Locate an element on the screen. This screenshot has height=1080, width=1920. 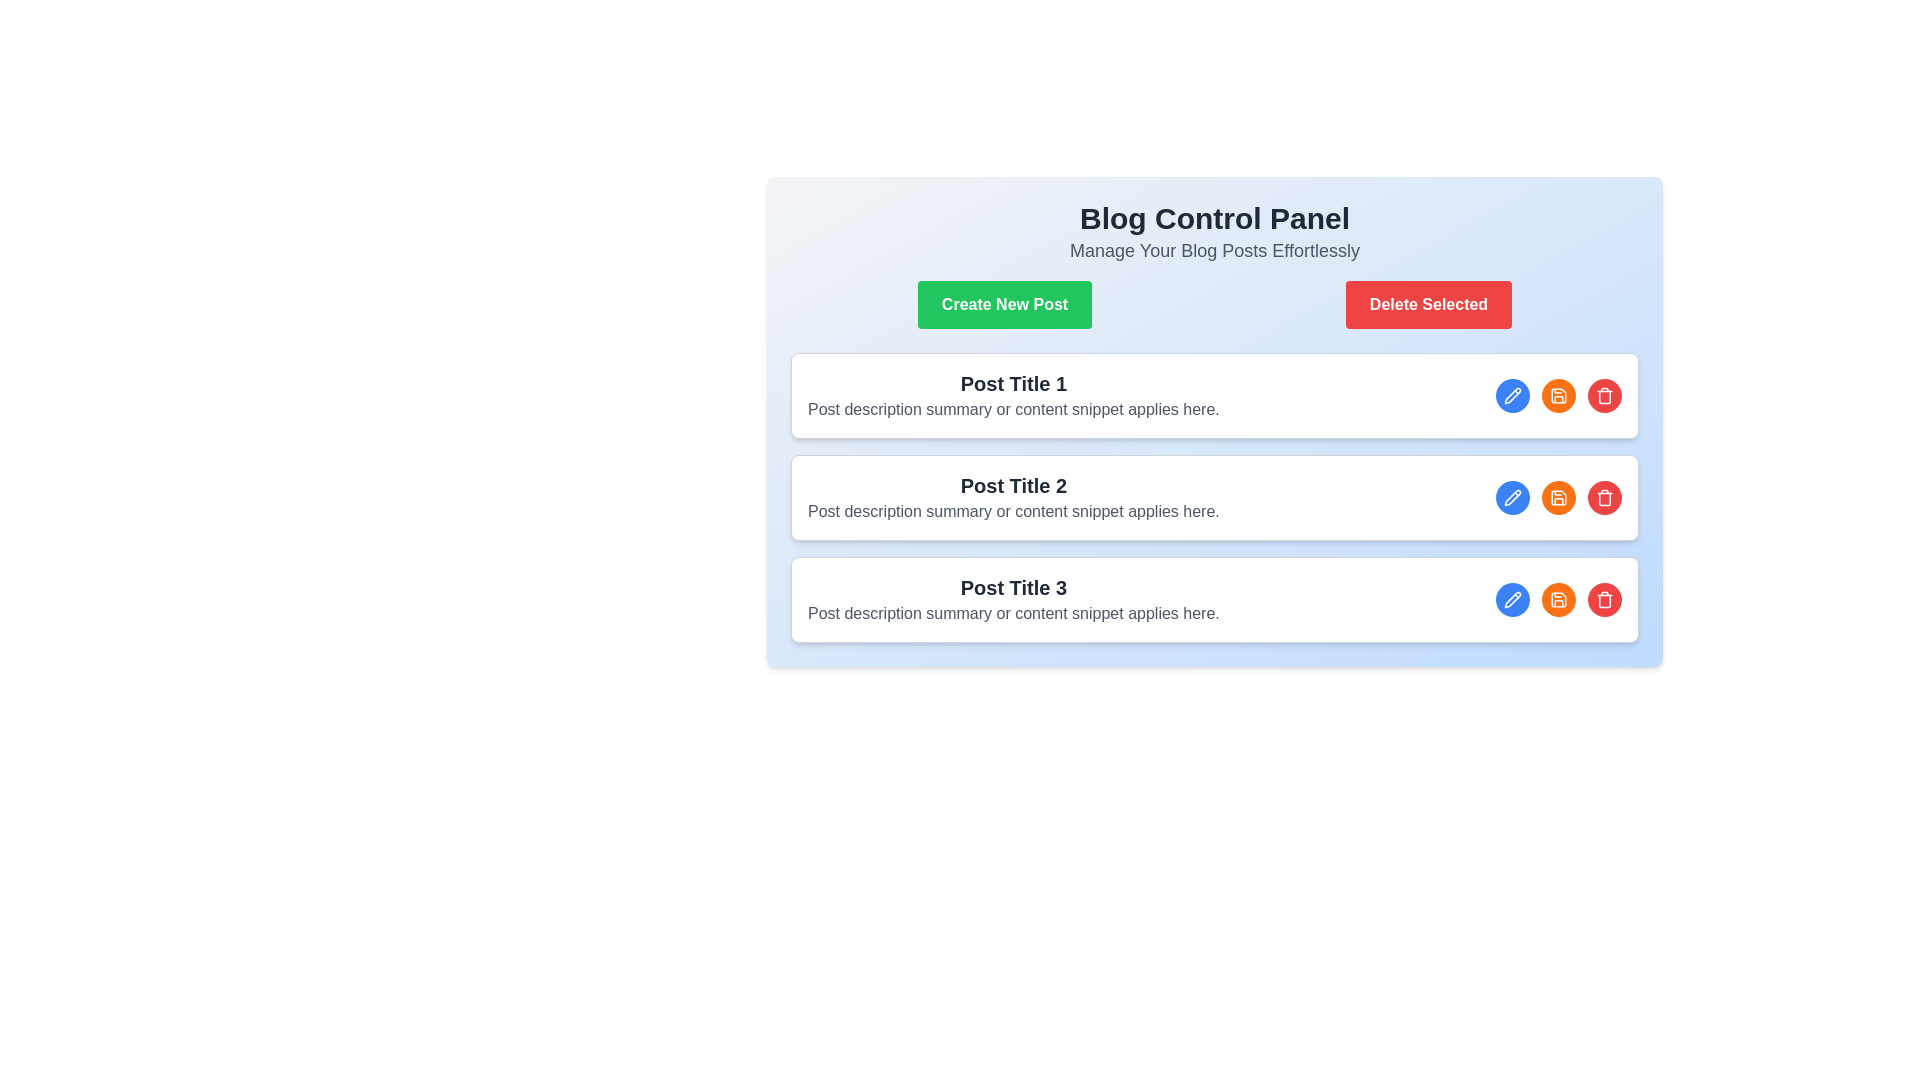
descriptive text block styled in gray color located beneath the bold title 'Post Title 3' within the third card in the vertical list is located at coordinates (1013, 612).